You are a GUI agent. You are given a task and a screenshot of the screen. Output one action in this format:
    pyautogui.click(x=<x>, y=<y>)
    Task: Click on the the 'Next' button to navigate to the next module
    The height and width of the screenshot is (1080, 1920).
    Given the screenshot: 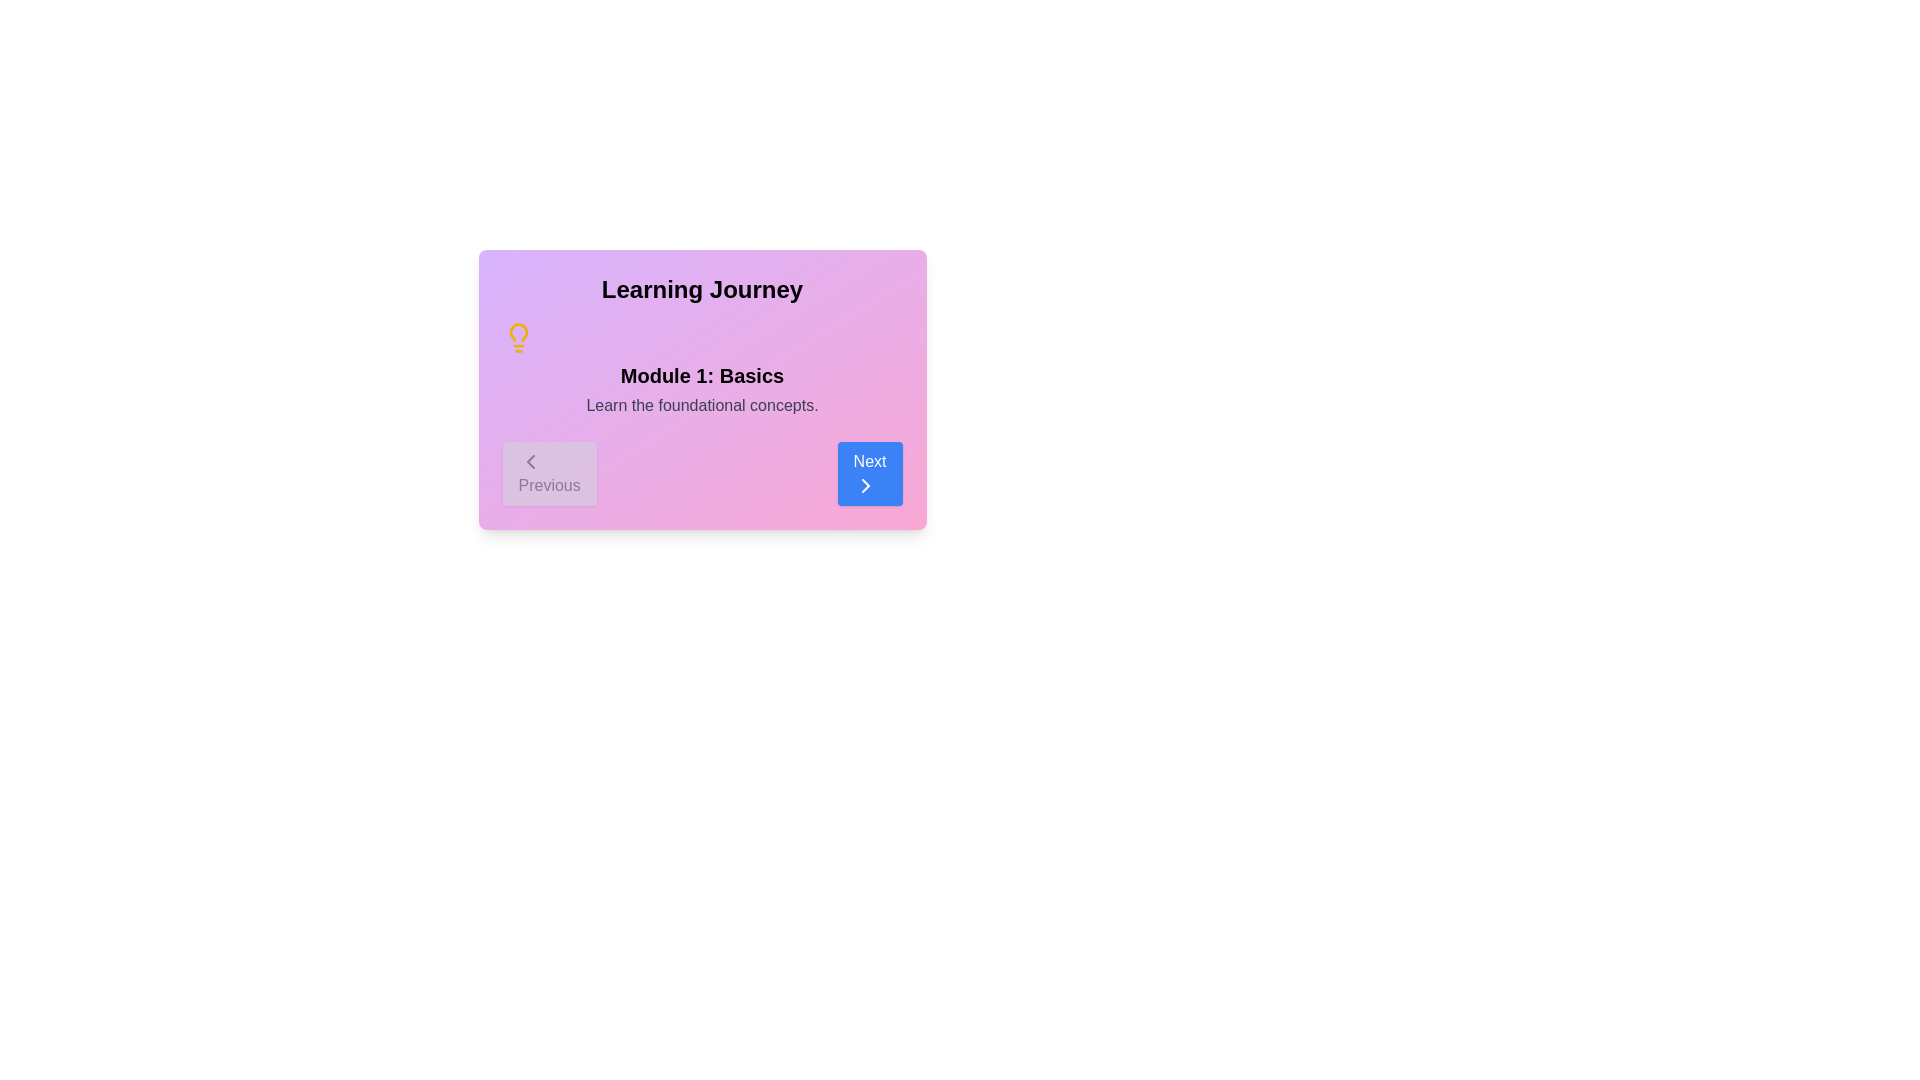 What is the action you would take?
    pyautogui.click(x=869, y=474)
    